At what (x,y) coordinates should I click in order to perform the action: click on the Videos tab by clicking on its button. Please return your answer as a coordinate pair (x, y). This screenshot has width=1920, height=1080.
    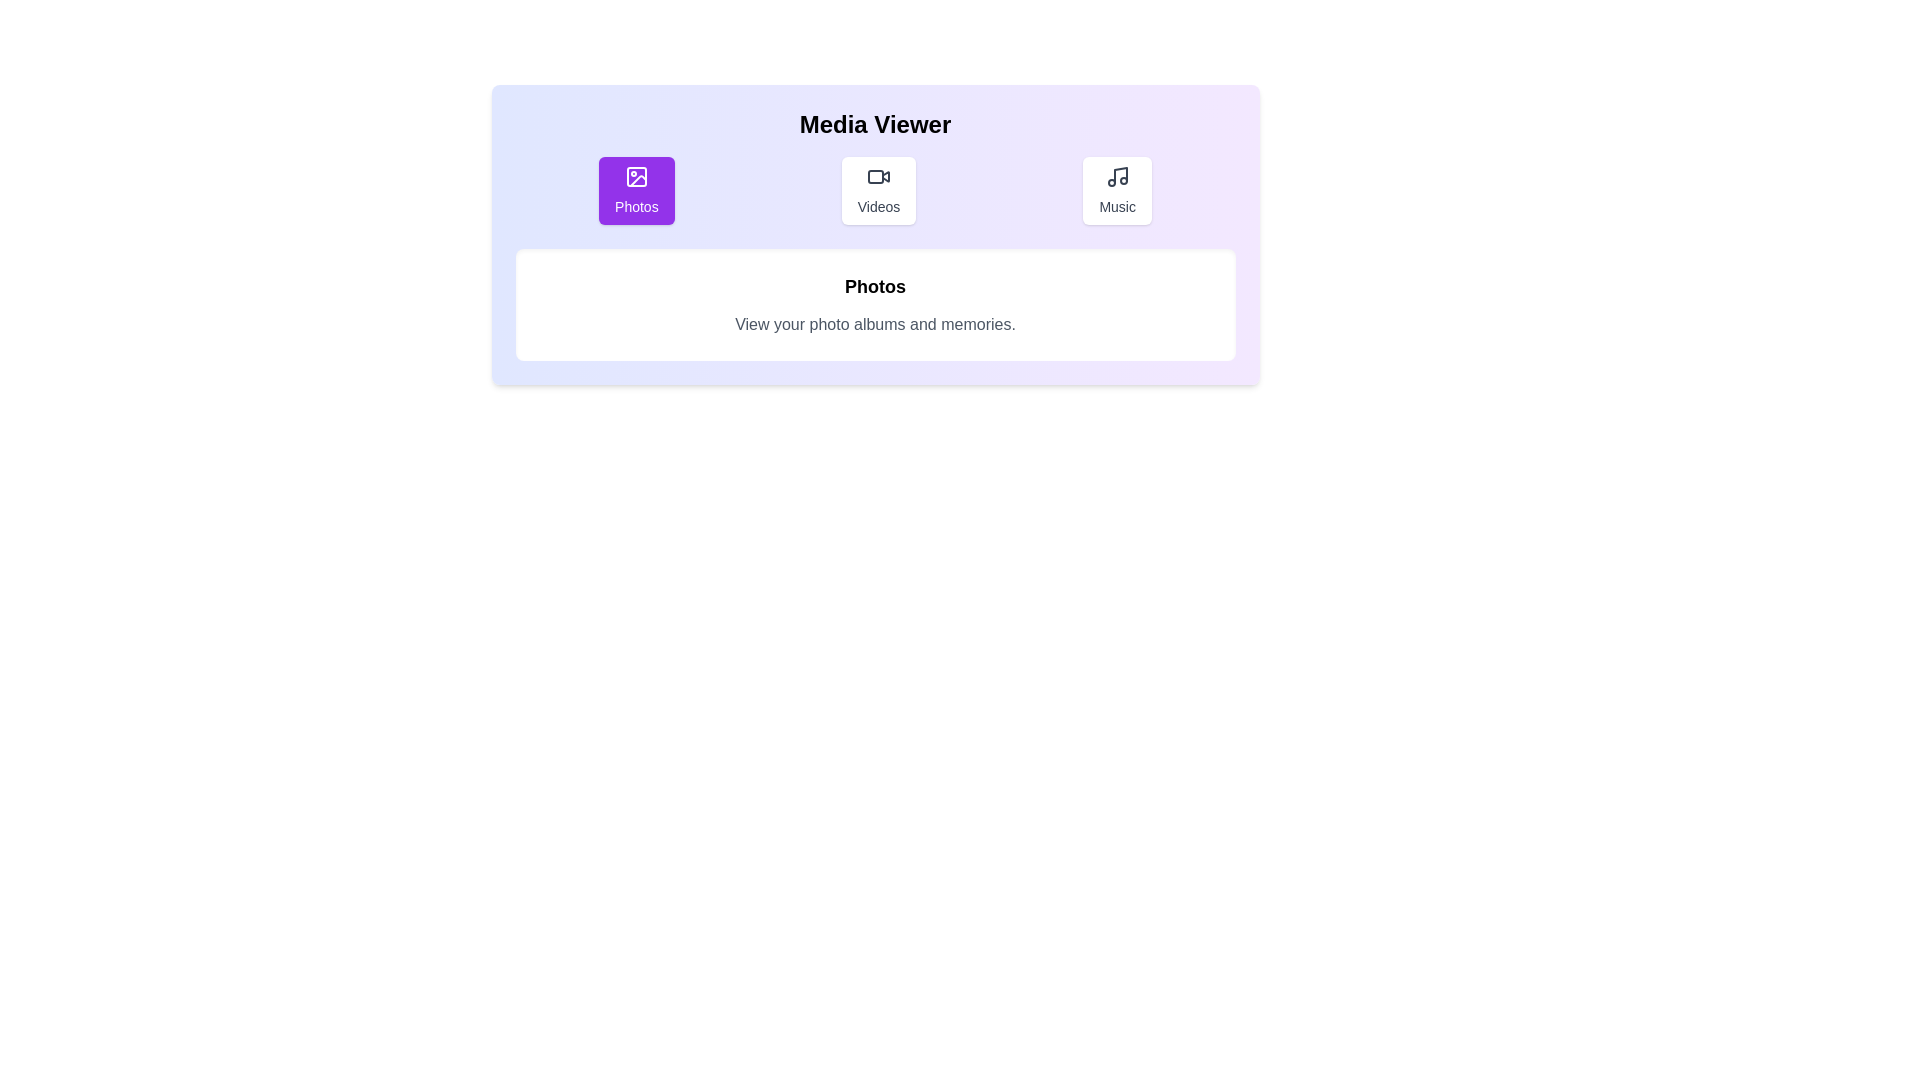
    Looking at the image, I should click on (878, 191).